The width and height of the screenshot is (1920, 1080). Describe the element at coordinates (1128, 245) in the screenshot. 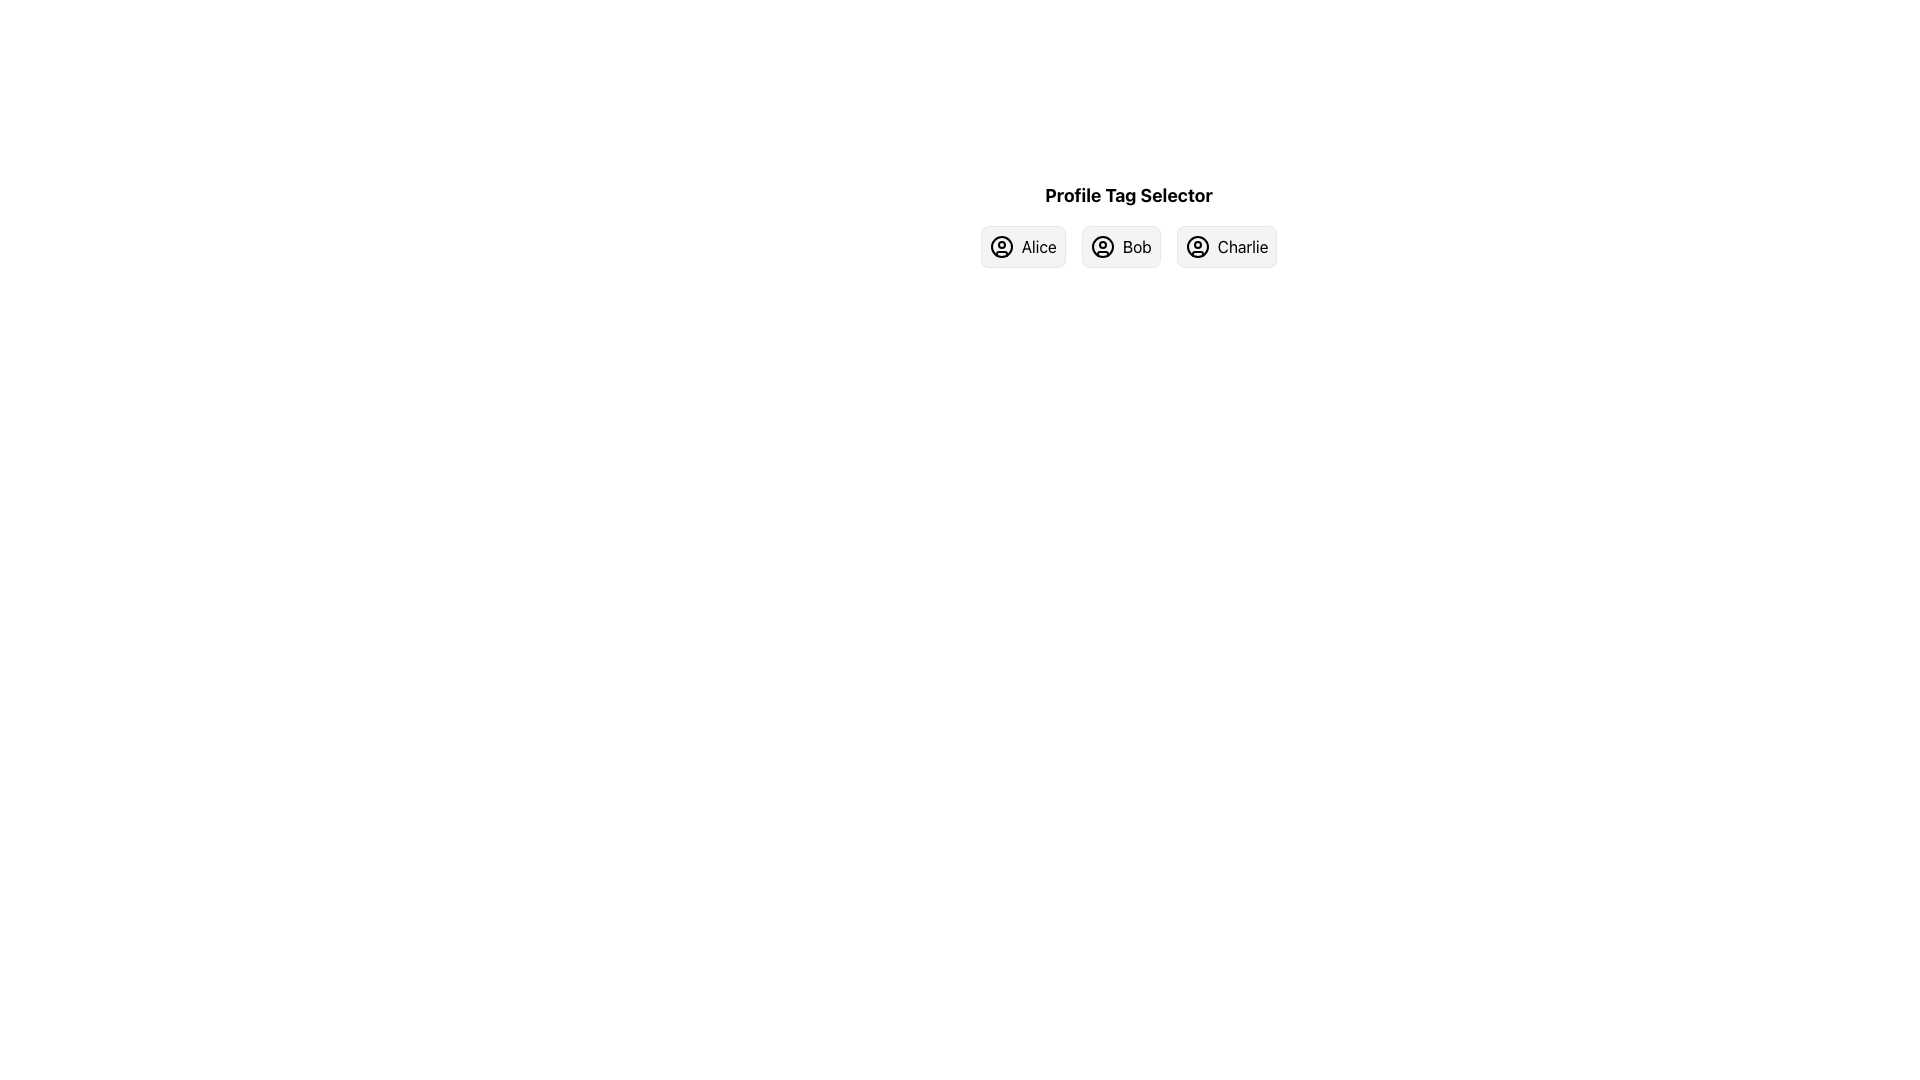

I see `the button labeled 'Bob' in the user profile selector button group, which is the second button in a group of three, positioned beneath the 'Profile Tag Selector' label` at that location.